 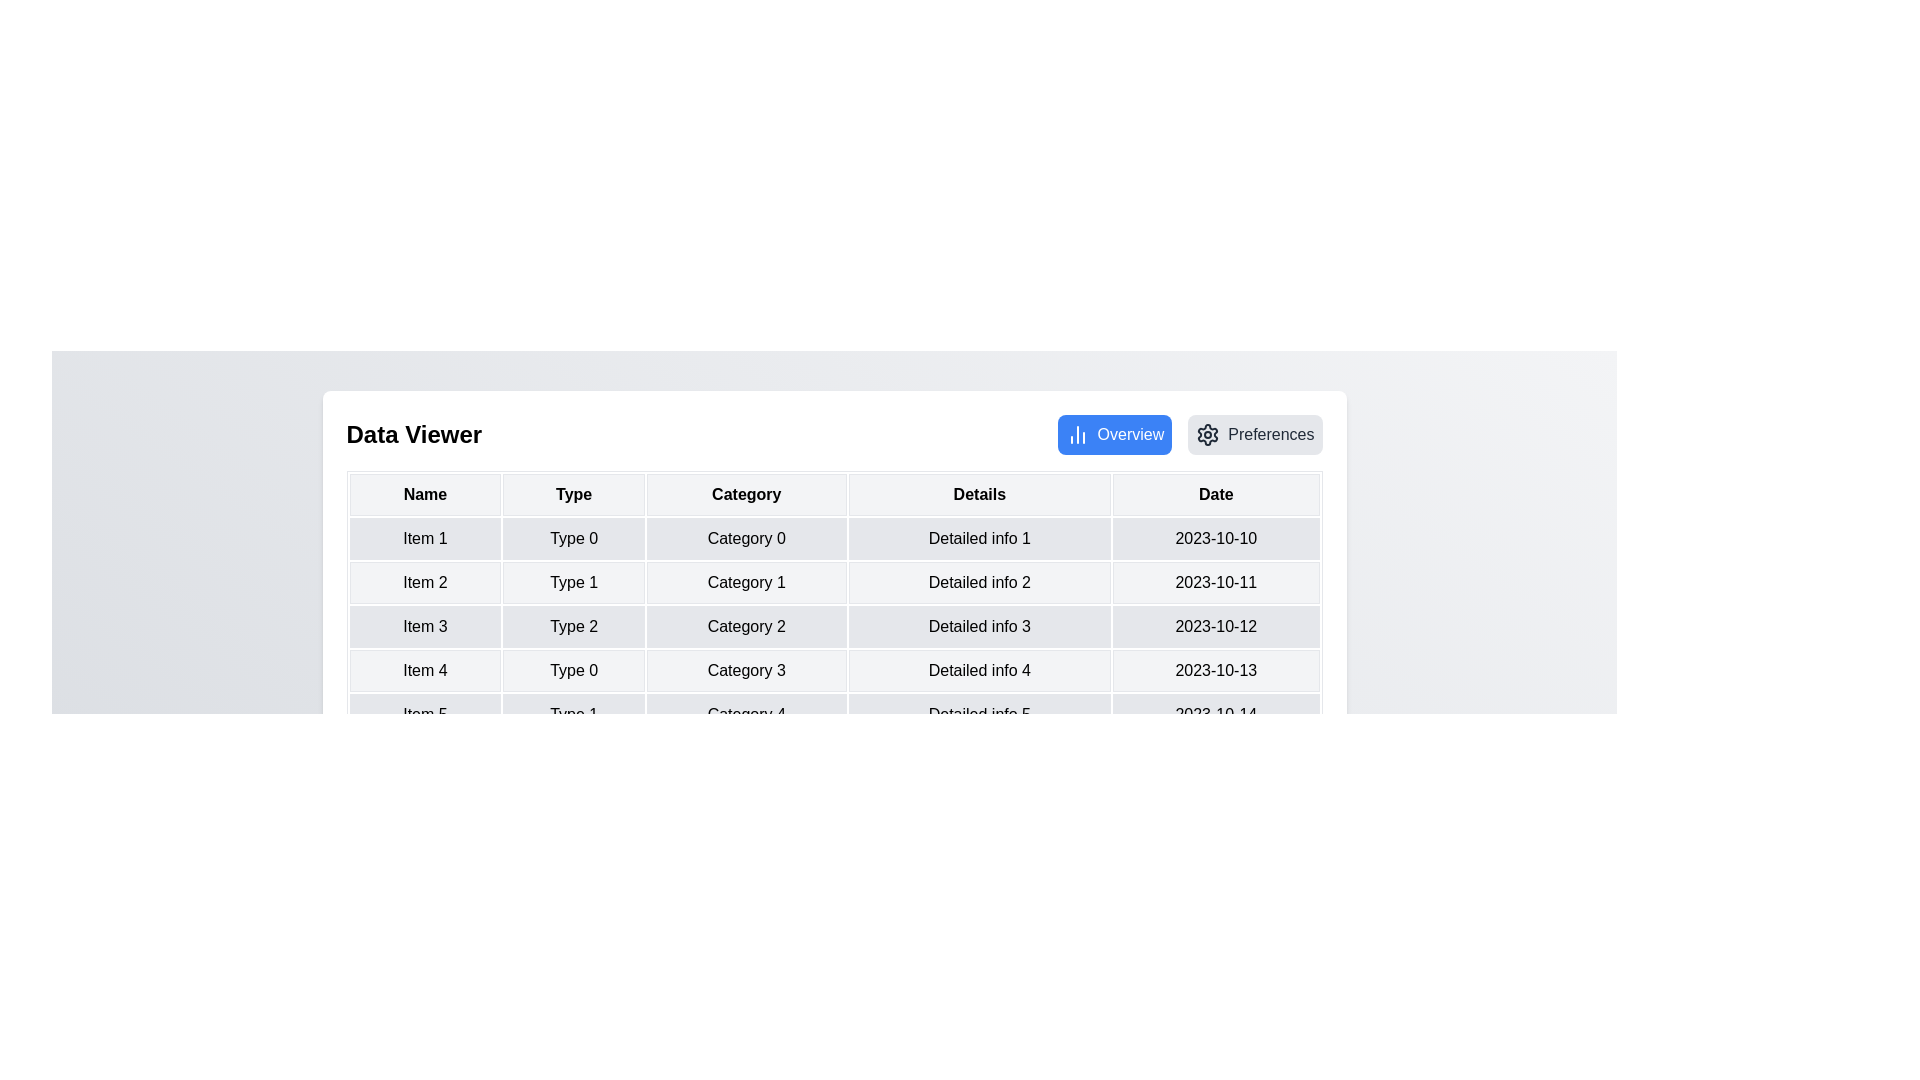 What do you see at coordinates (573, 494) in the screenshot?
I see `the column header Type to explore sorting options` at bounding box center [573, 494].